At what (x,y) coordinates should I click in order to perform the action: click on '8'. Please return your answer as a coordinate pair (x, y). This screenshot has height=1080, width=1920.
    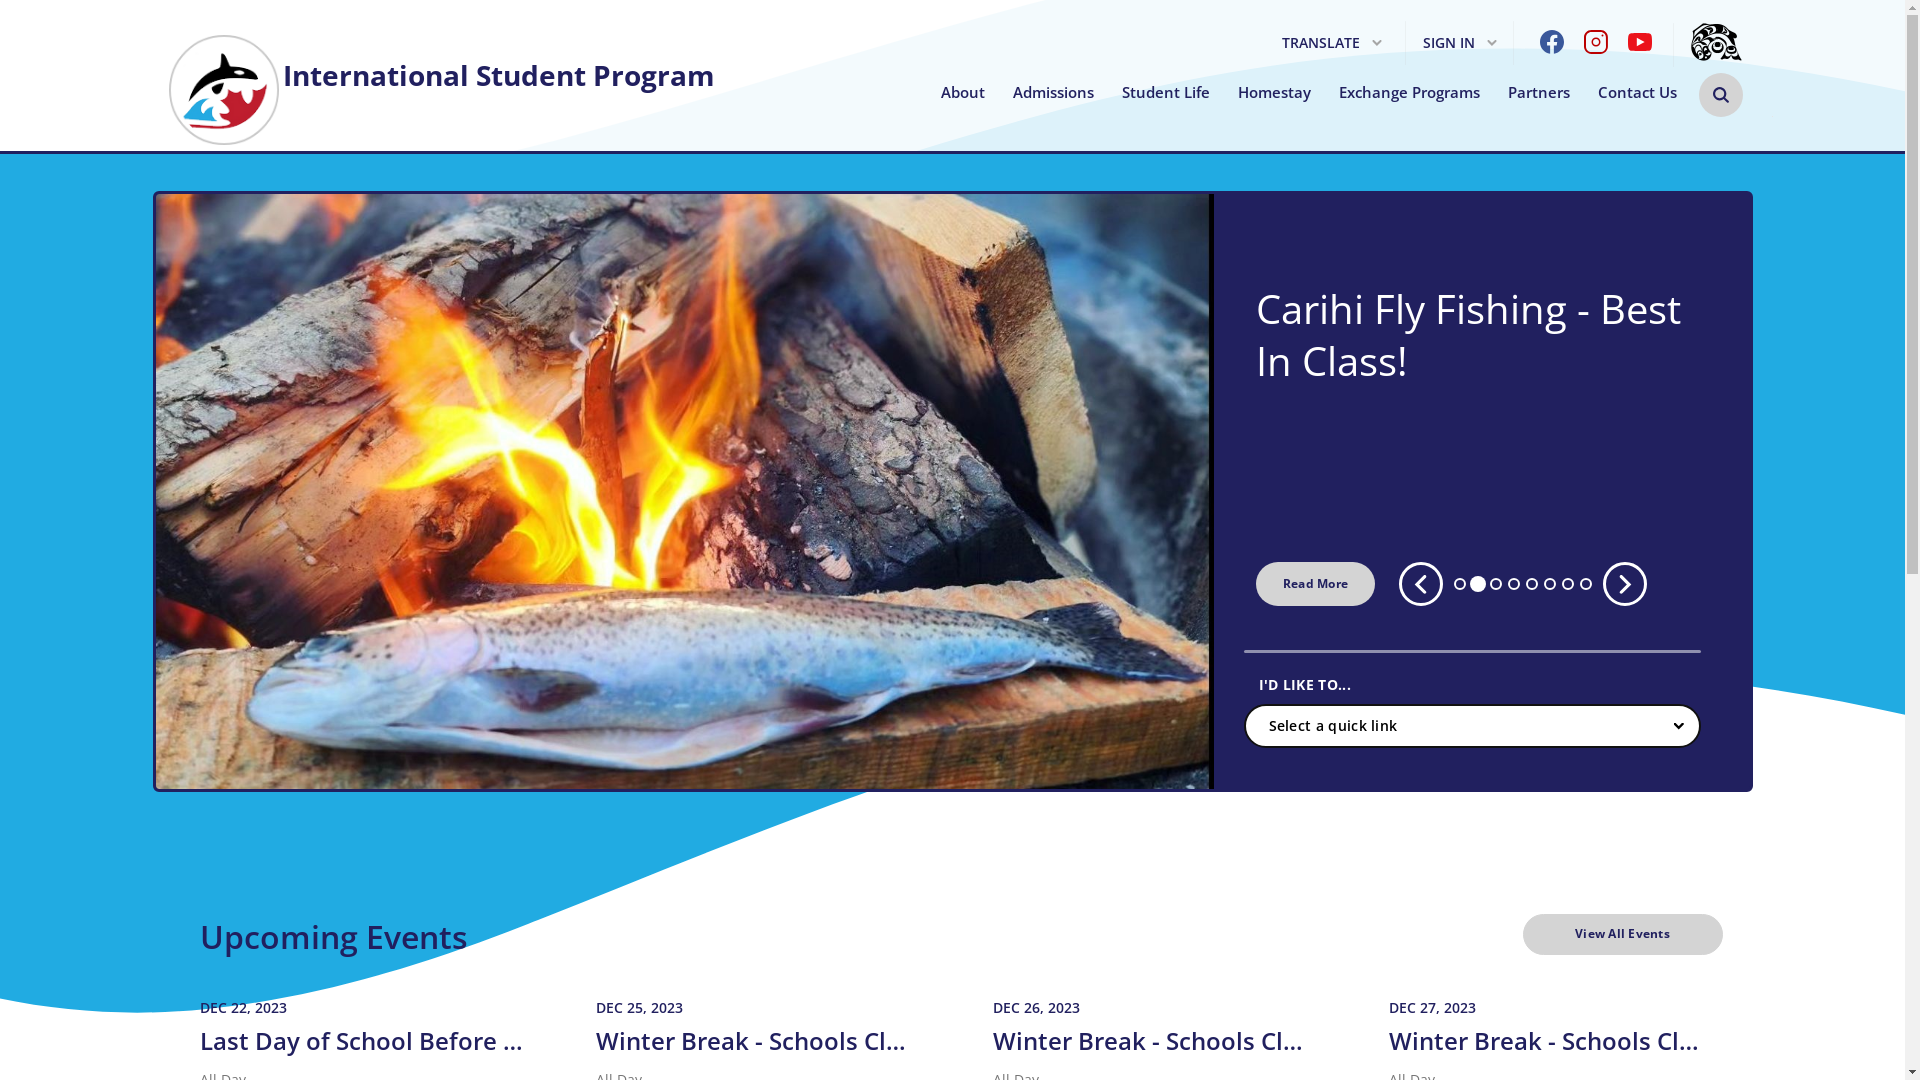
    Looking at the image, I should click on (1578, 583).